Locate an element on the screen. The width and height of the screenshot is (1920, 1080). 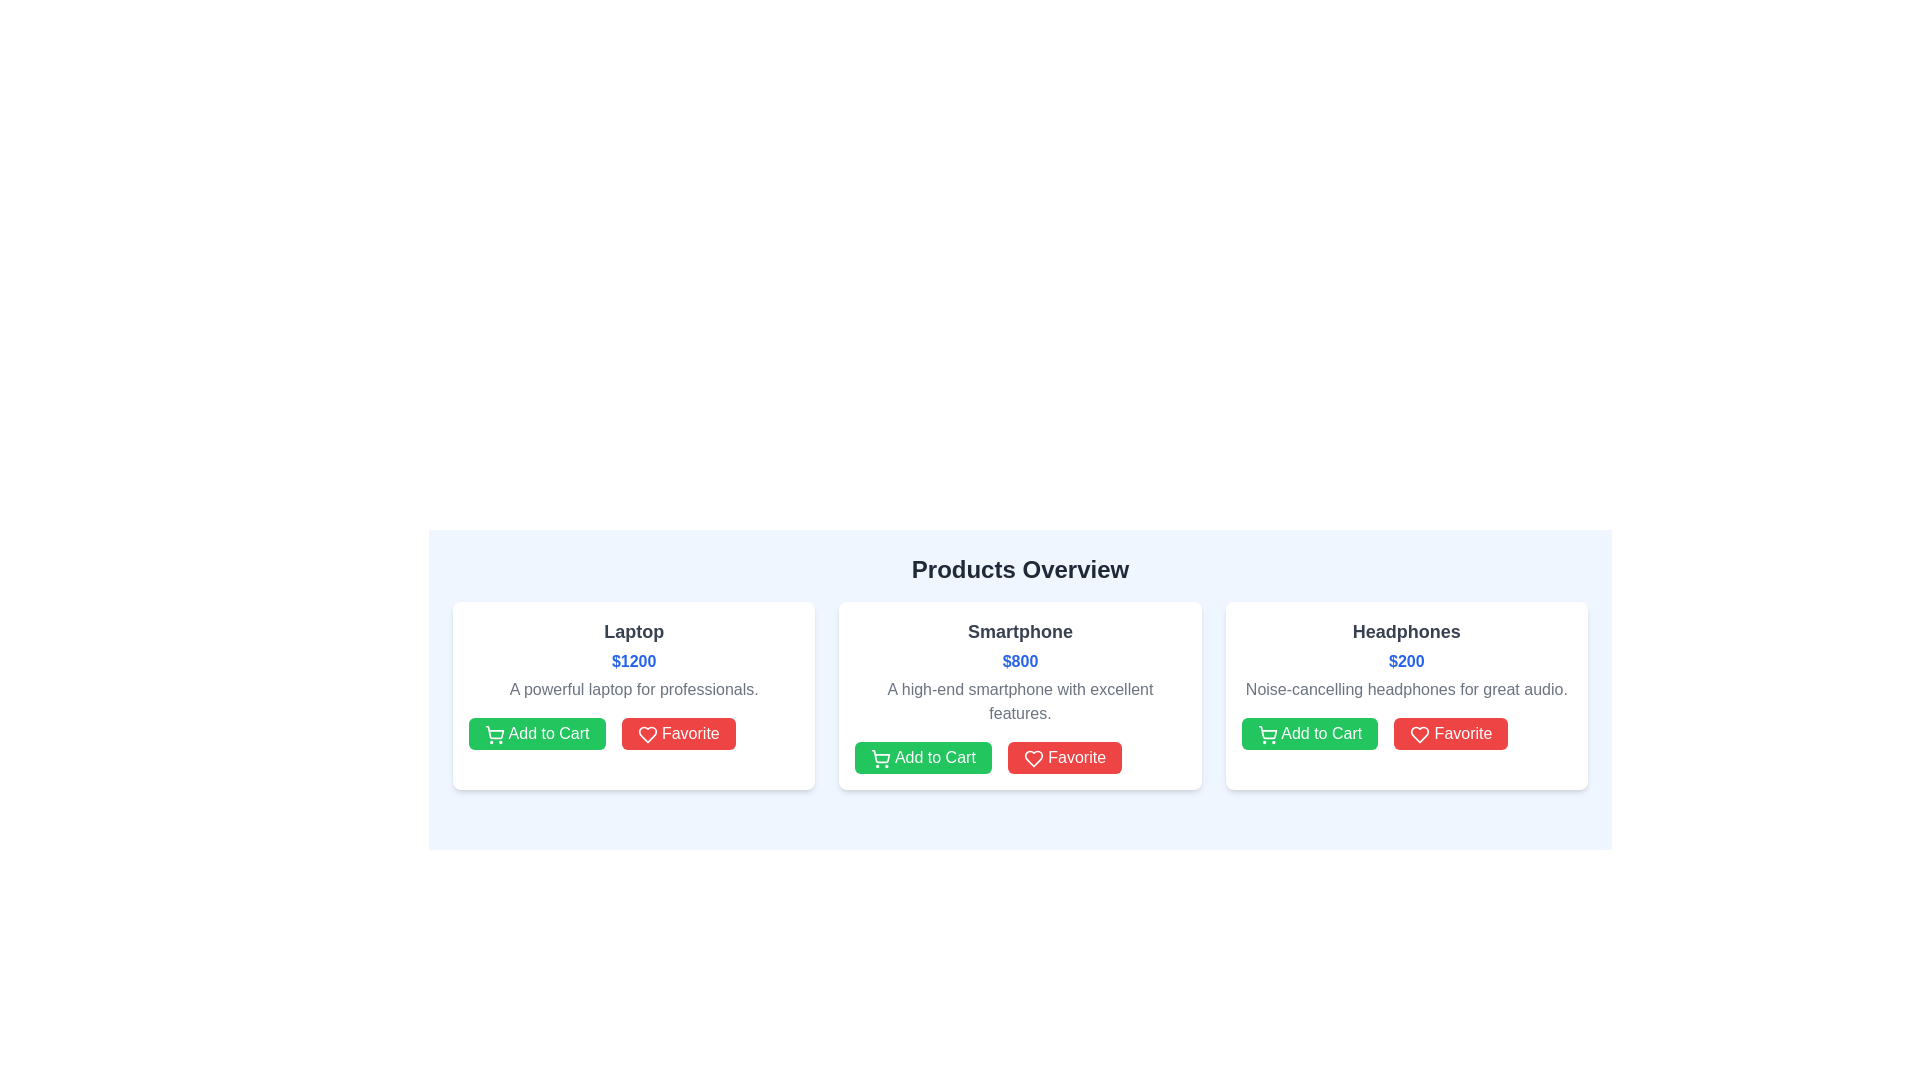
the 'Add to Cart' button for the product 'Laptop' is located at coordinates (537, 733).